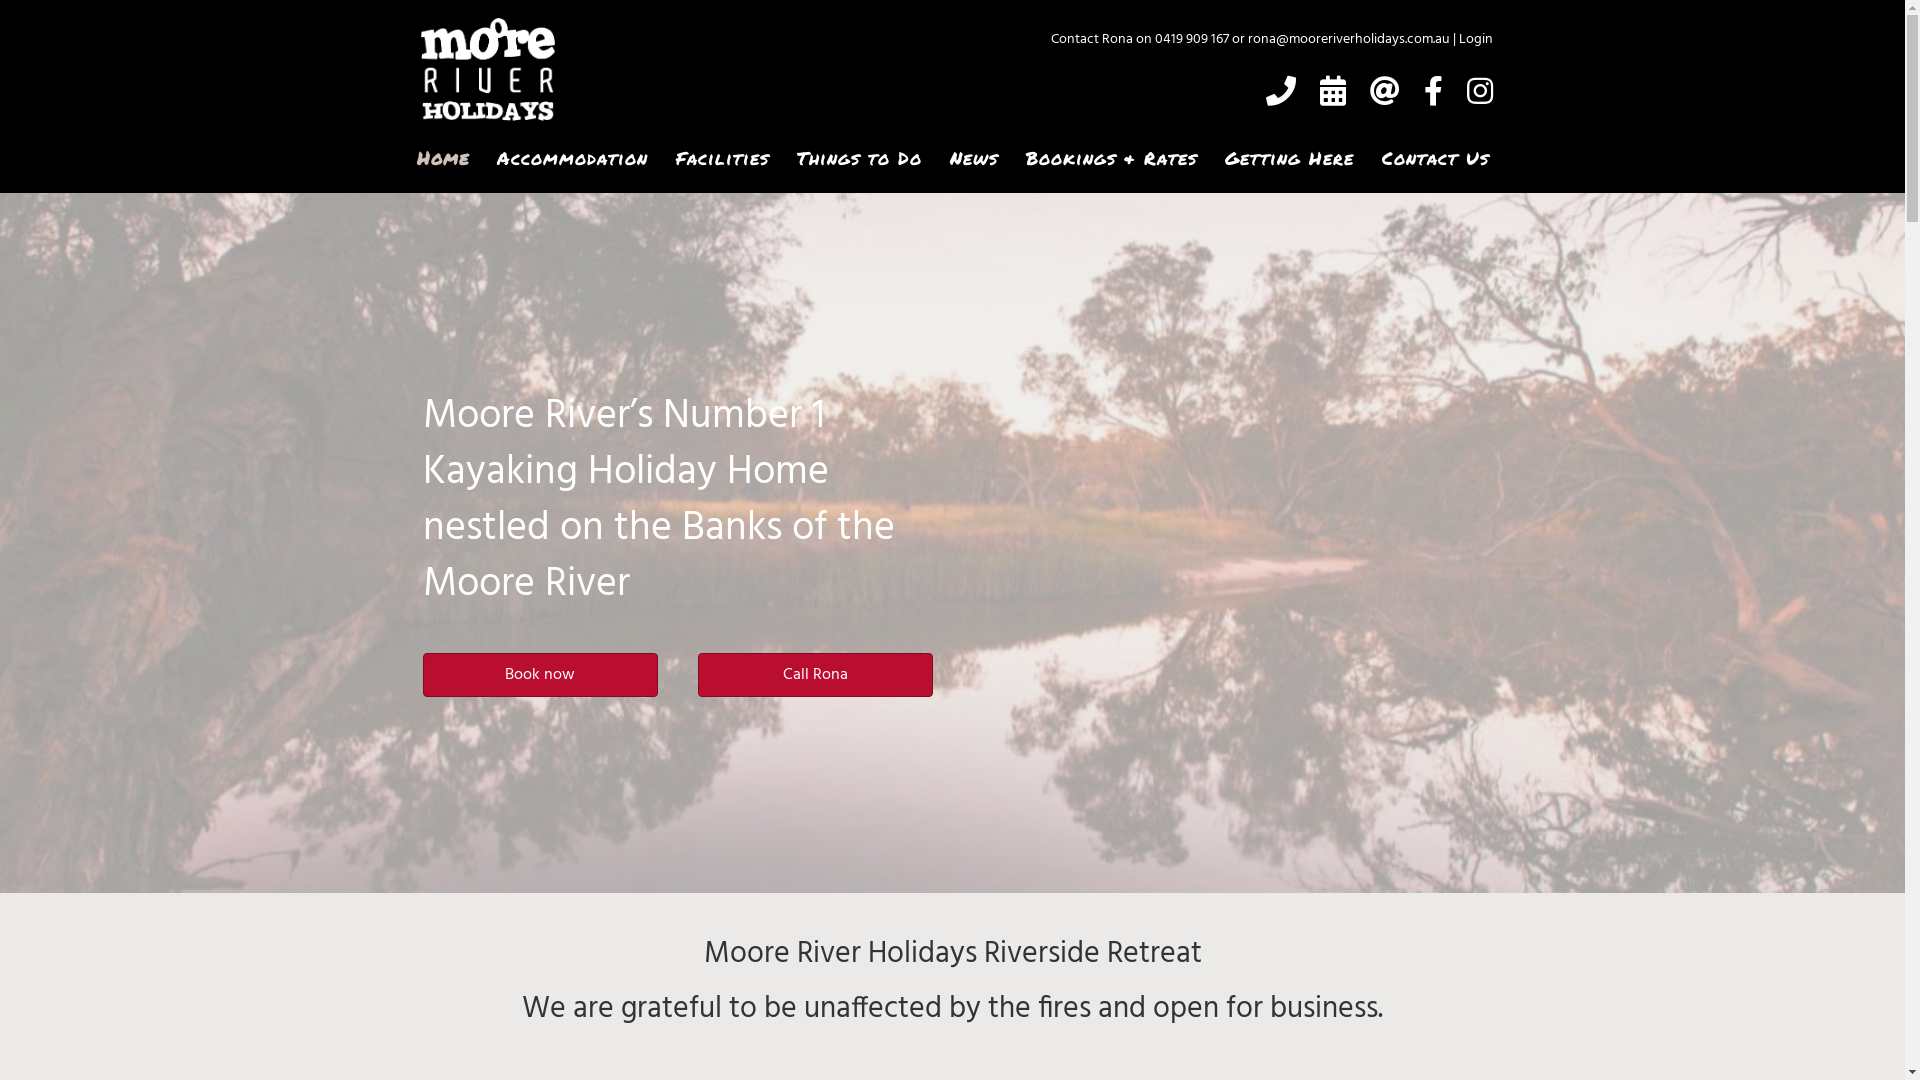 The height and width of the screenshot is (1080, 1920). What do you see at coordinates (441, 157) in the screenshot?
I see `'Home'` at bounding box center [441, 157].